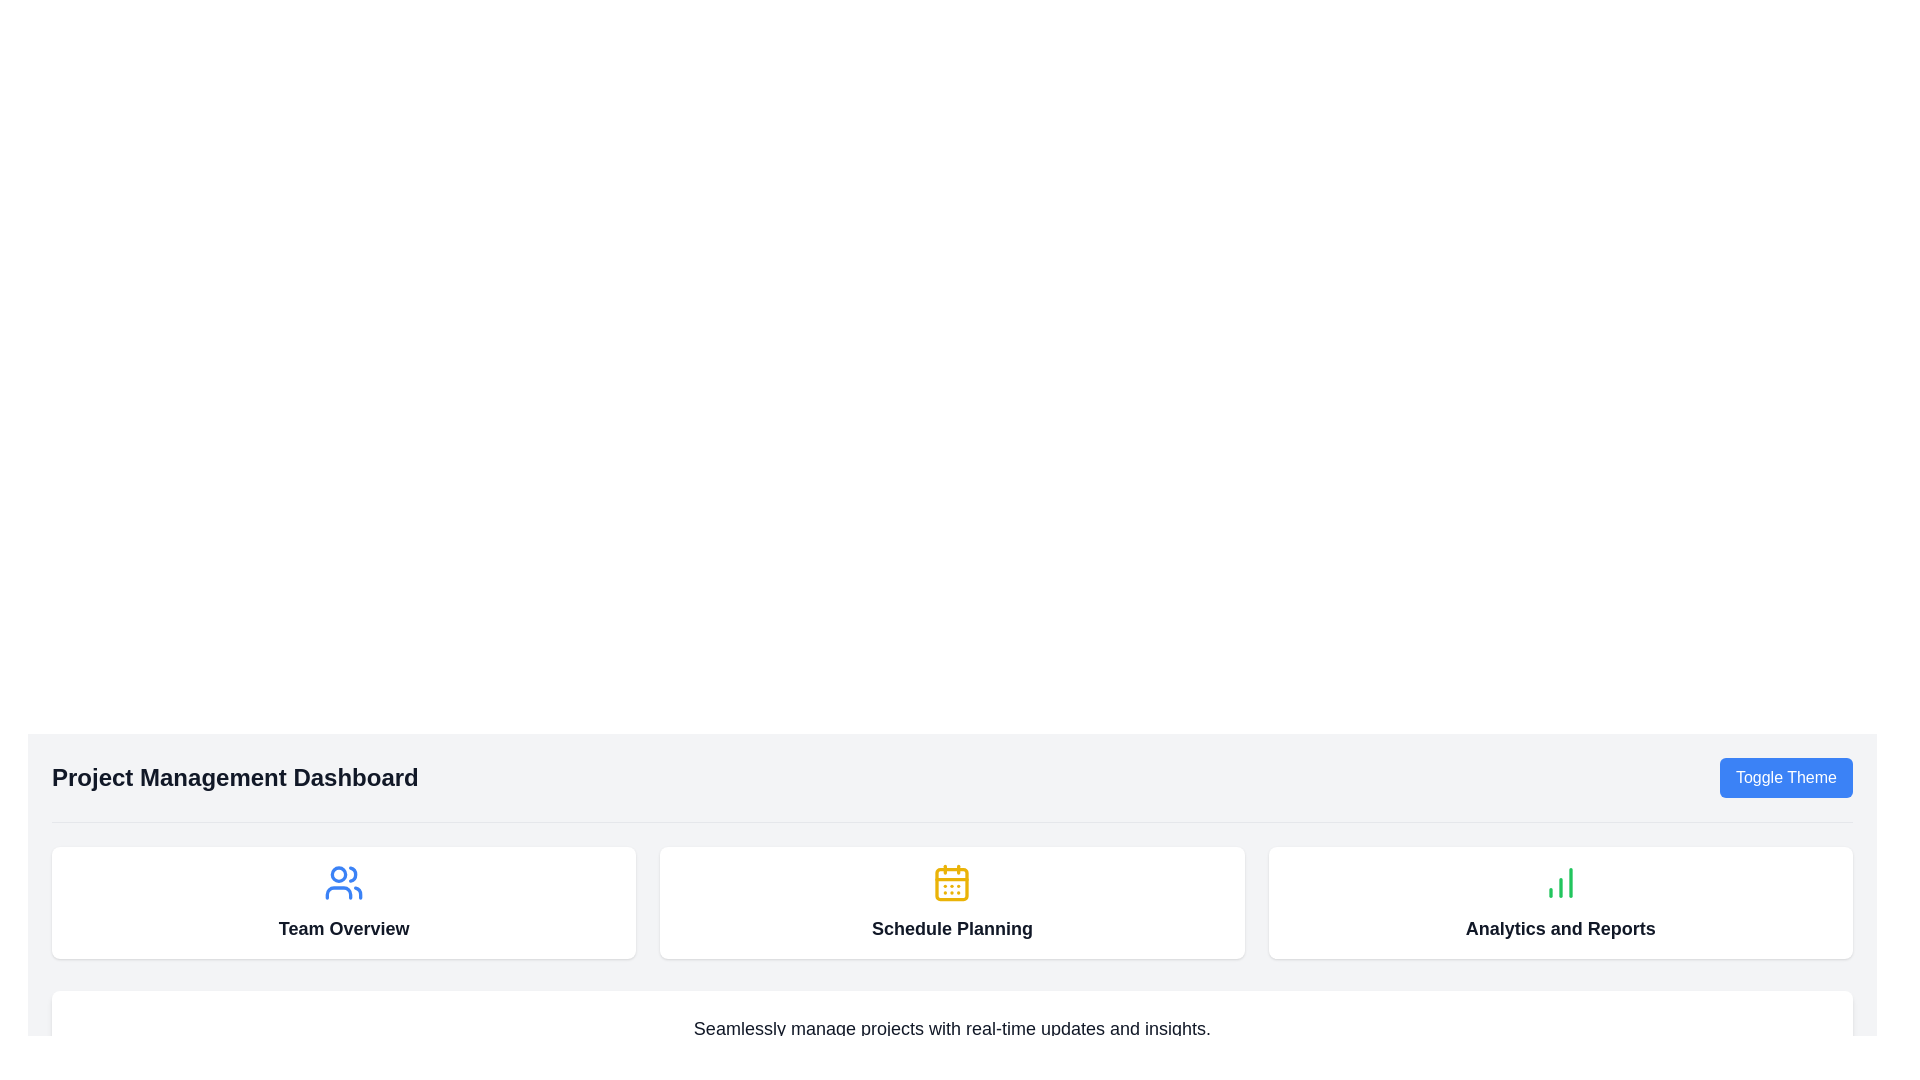  What do you see at coordinates (1559, 902) in the screenshot?
I see `the 'Analytics and Reports' interactive card, which features a green bar chart icon and is the third card in a set of three within the Project Management Dashboard` at bounding box center [1559, 902].